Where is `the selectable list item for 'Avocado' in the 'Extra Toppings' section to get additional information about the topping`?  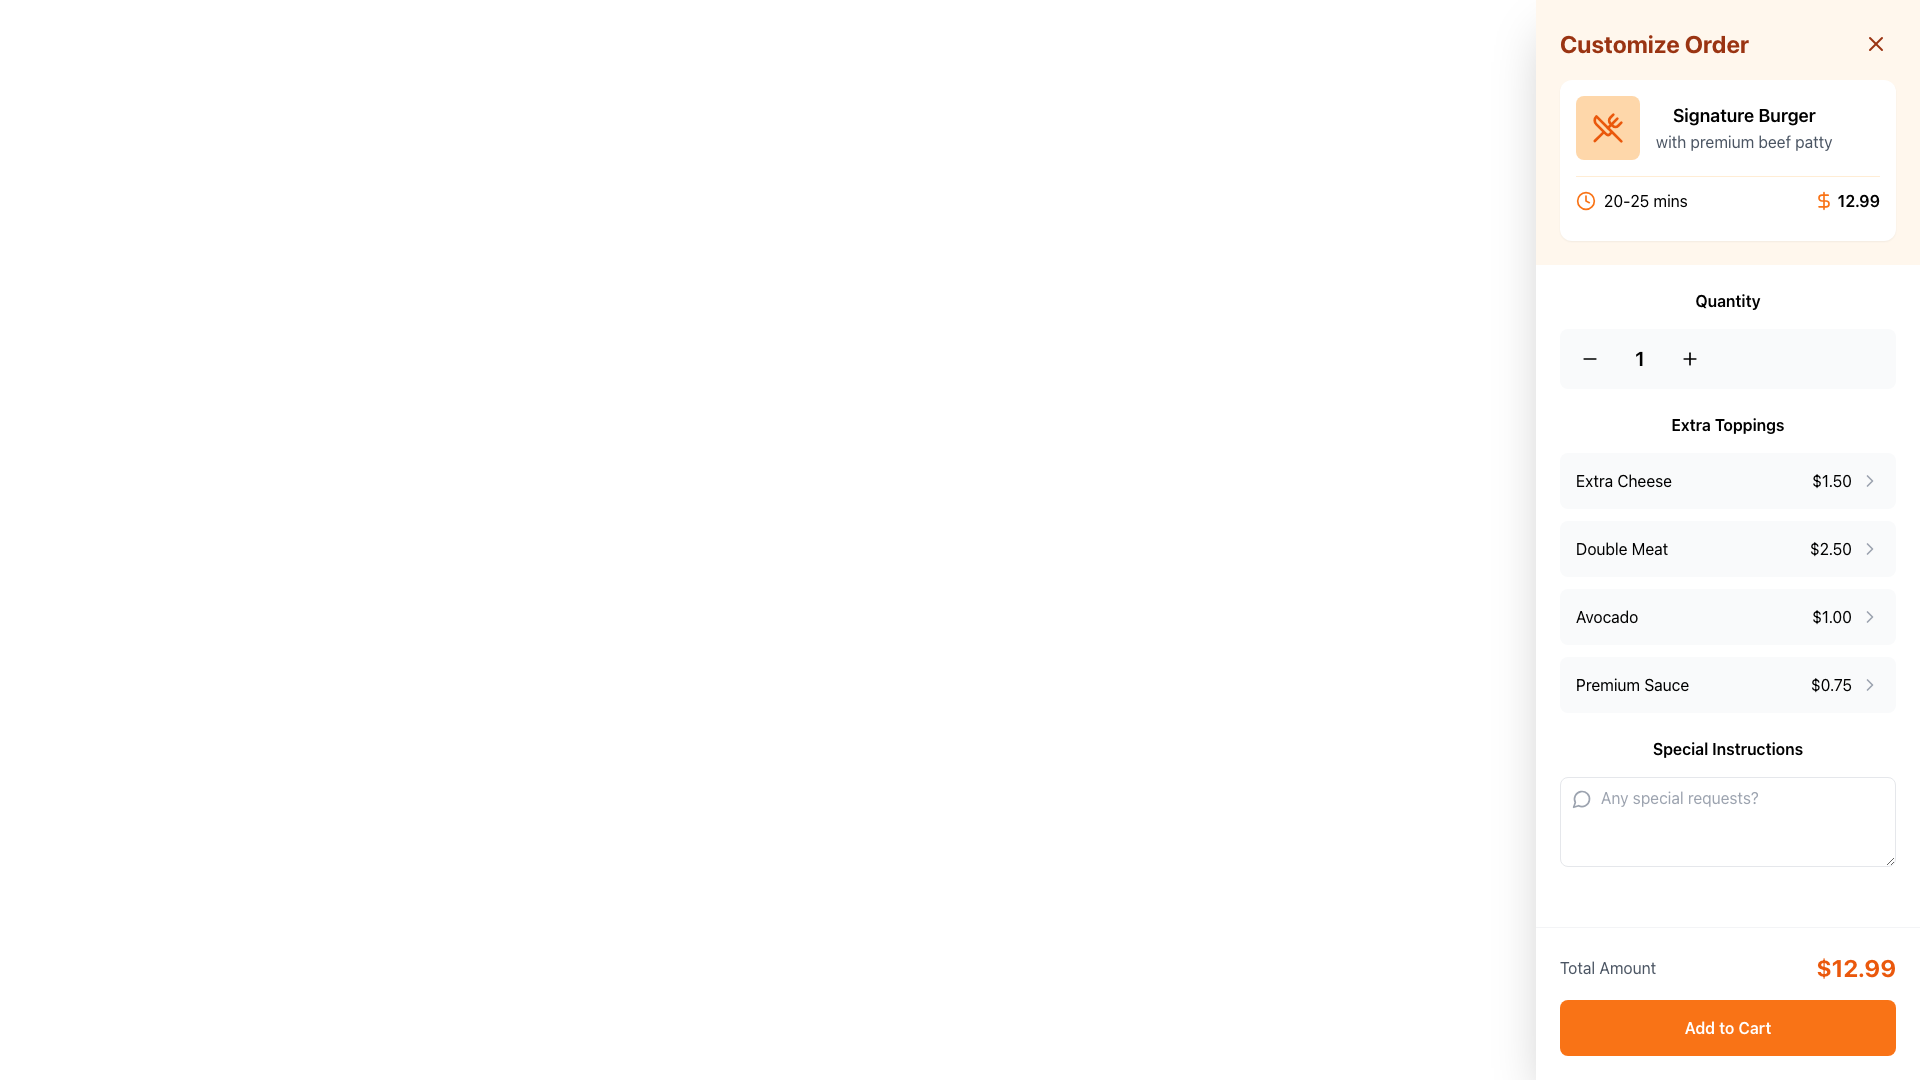 the selectable list item for 'Avocado' in the 'Extra Toppings' section to get additional information about the topping is located at coordinates (1727, 616).